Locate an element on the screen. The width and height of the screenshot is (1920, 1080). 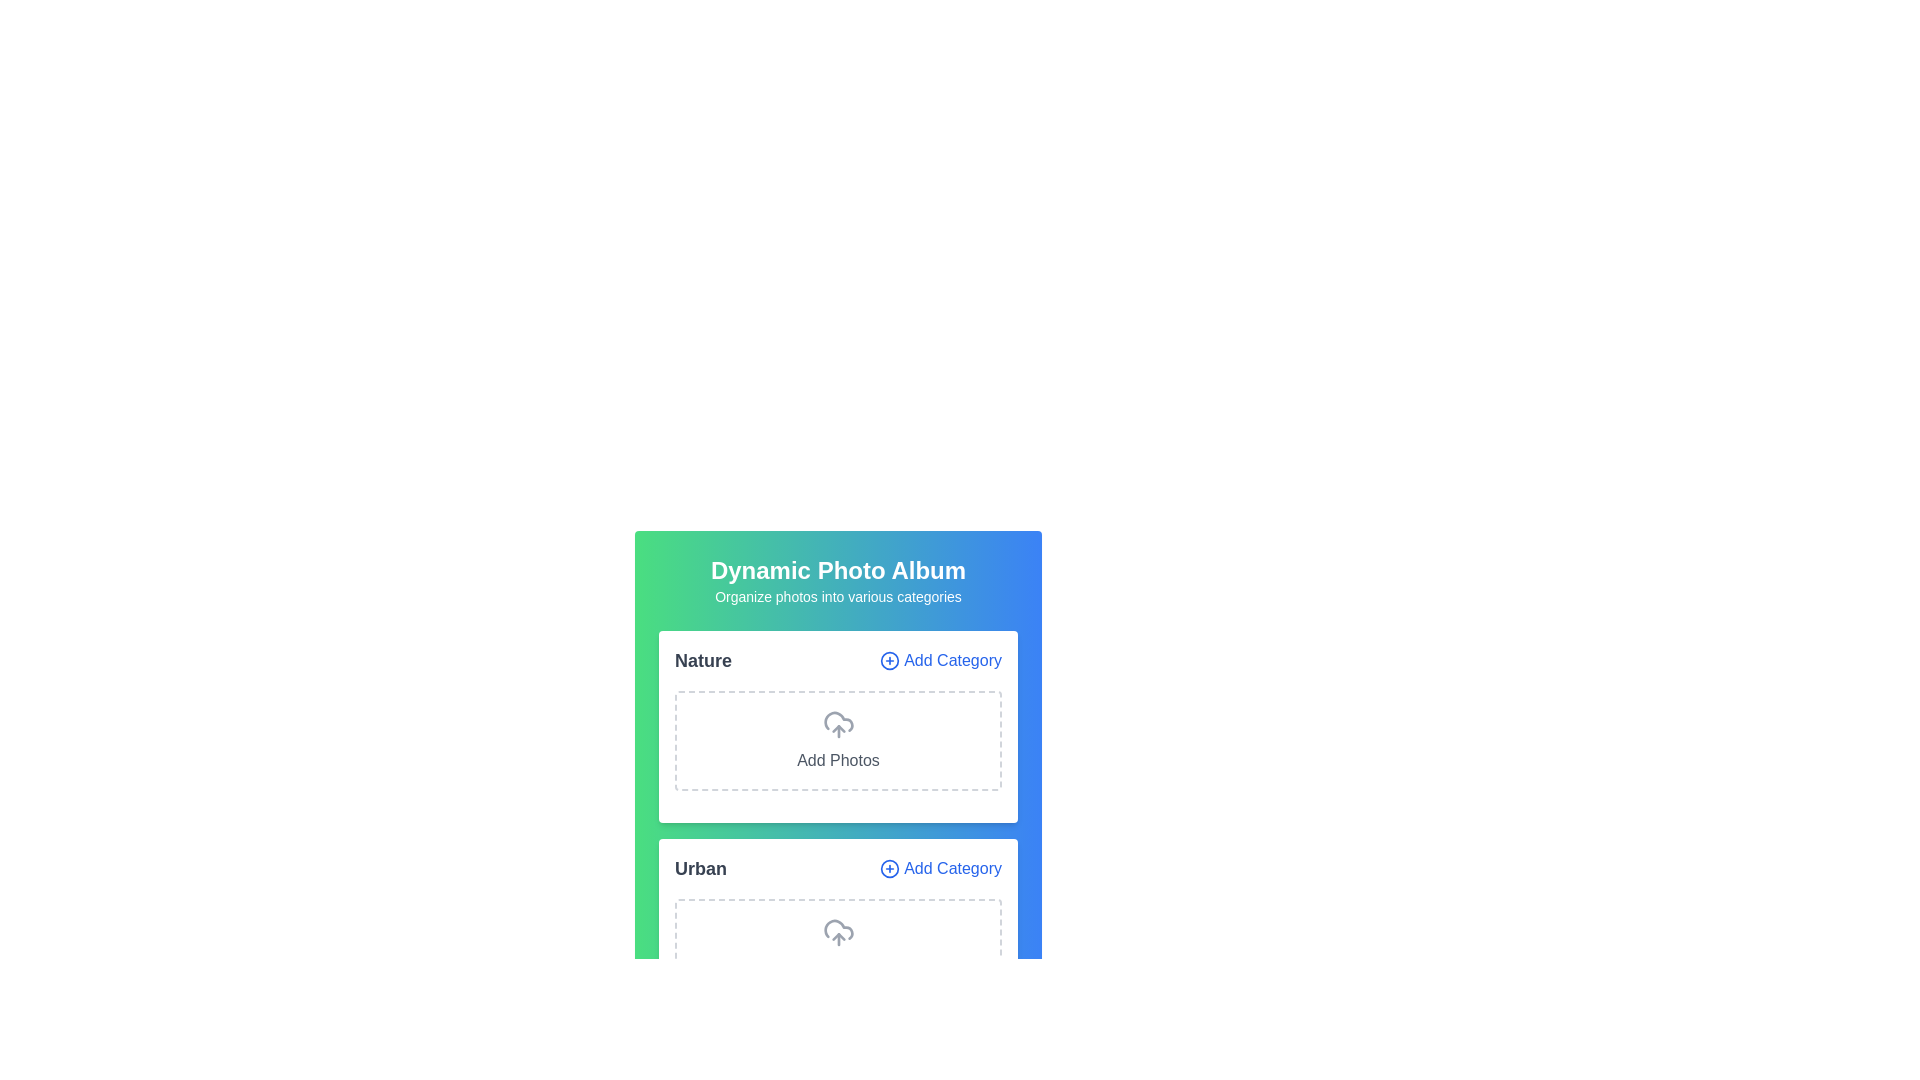
the 'Add Photos' button with a cloud upload icon and dashed border located in the 'Nature' category section to upload photos is located at coordinates (838, 740).